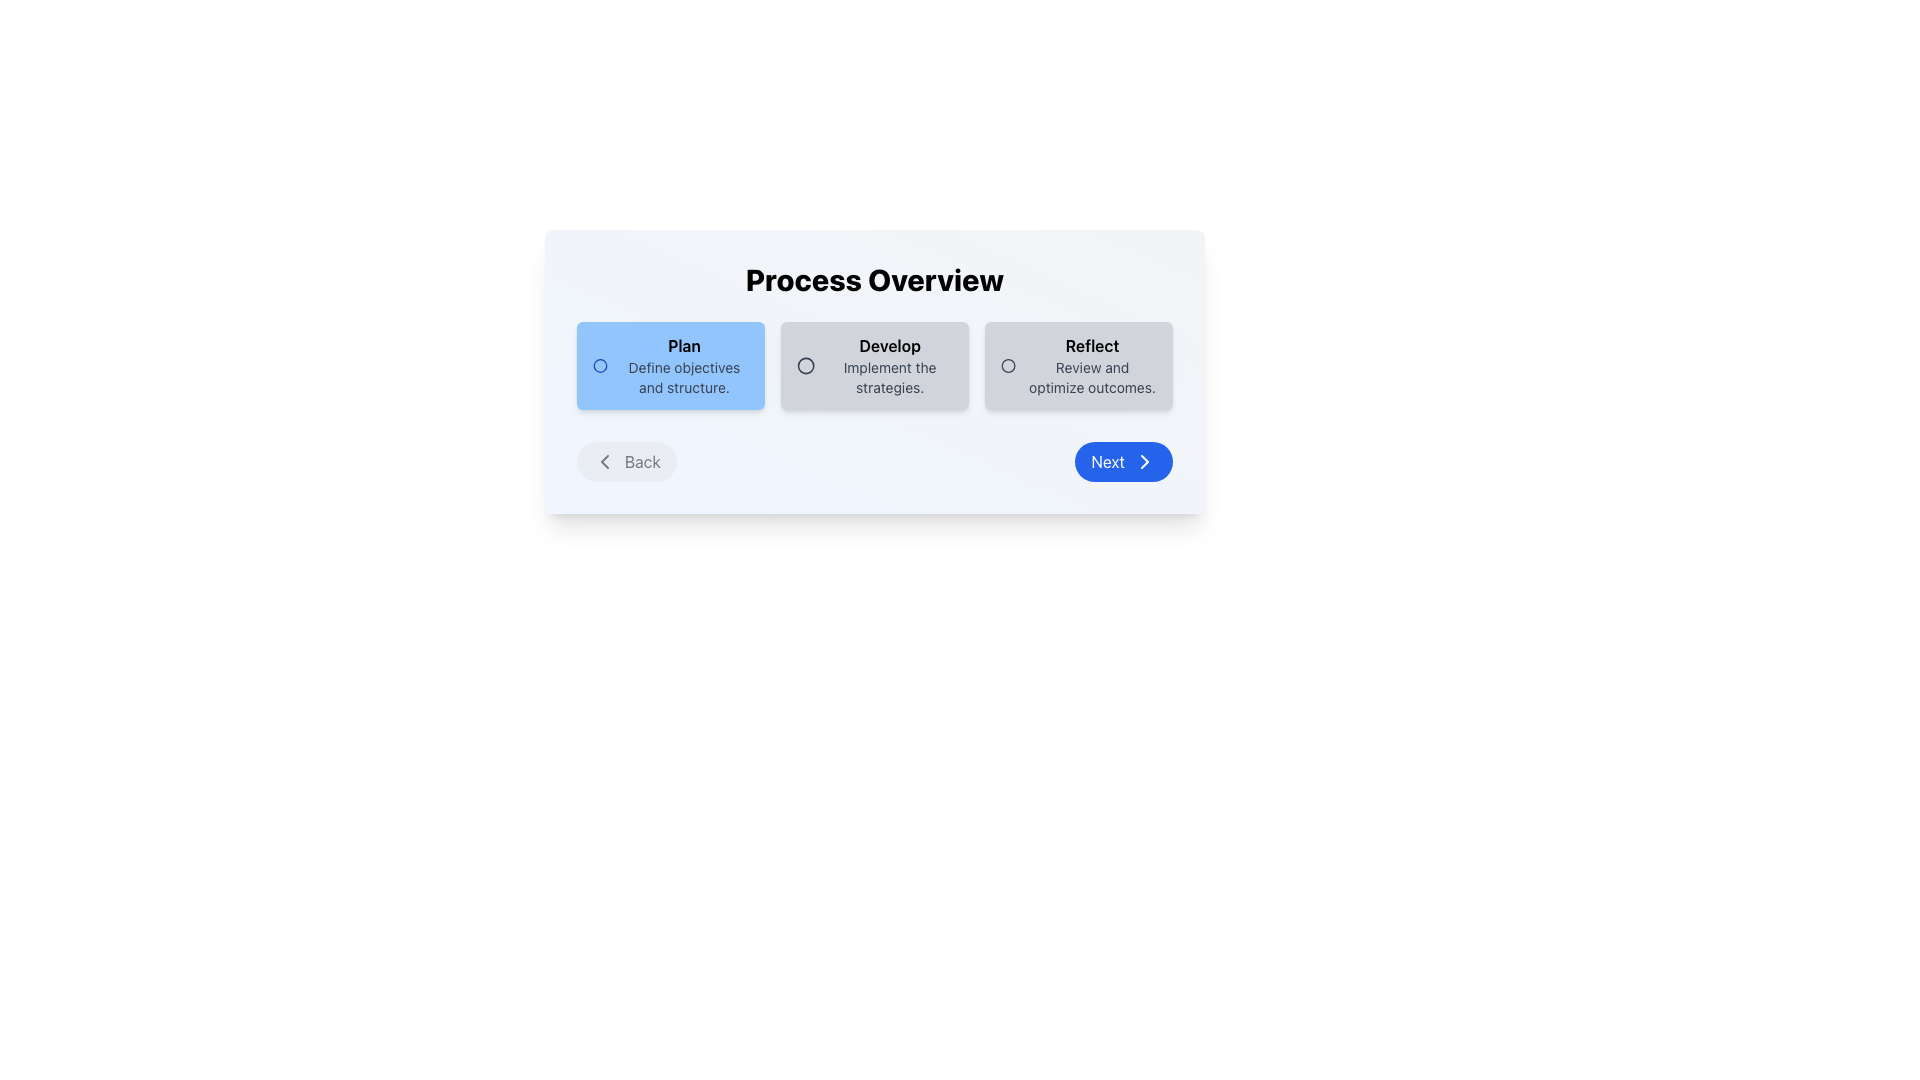 Image resolution: width=1920 pixels, height=1080 pixels. I want to click on the radio button in the 'Reflect' section, so click(1008, 366).